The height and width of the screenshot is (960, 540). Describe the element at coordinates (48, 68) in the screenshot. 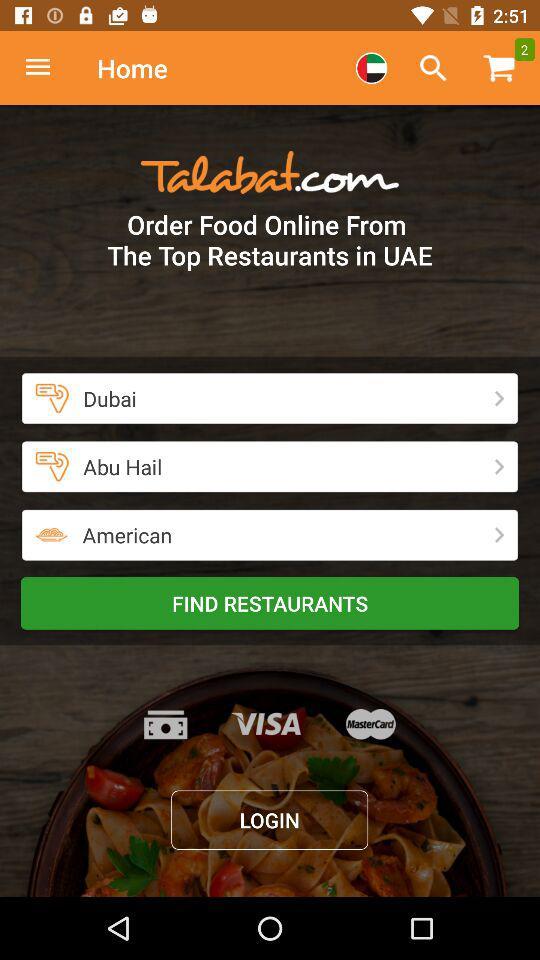

I see `menu button` at that location.